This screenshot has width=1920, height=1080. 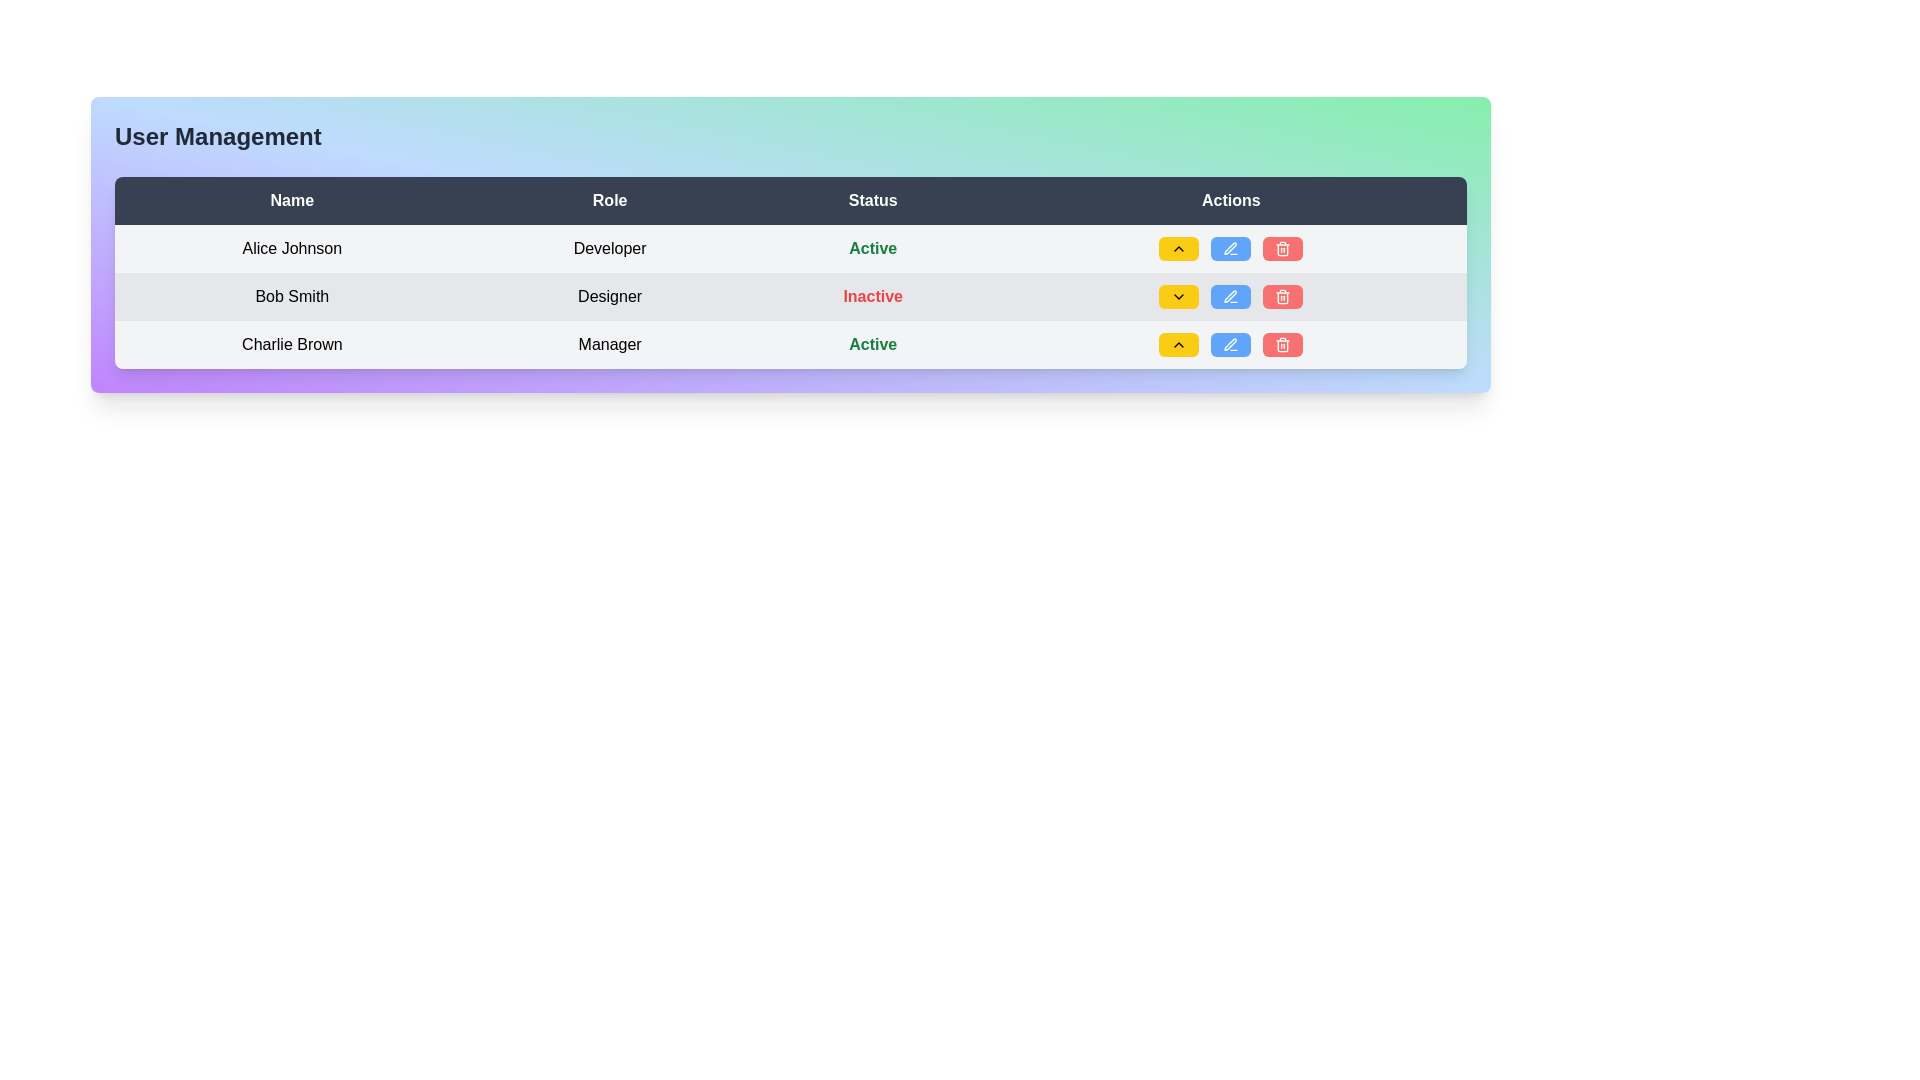 I want to click on the informational text label indicating the current status of user 'Bob Smith' in the 'Status' column of the table, so click(x=873, y=296).